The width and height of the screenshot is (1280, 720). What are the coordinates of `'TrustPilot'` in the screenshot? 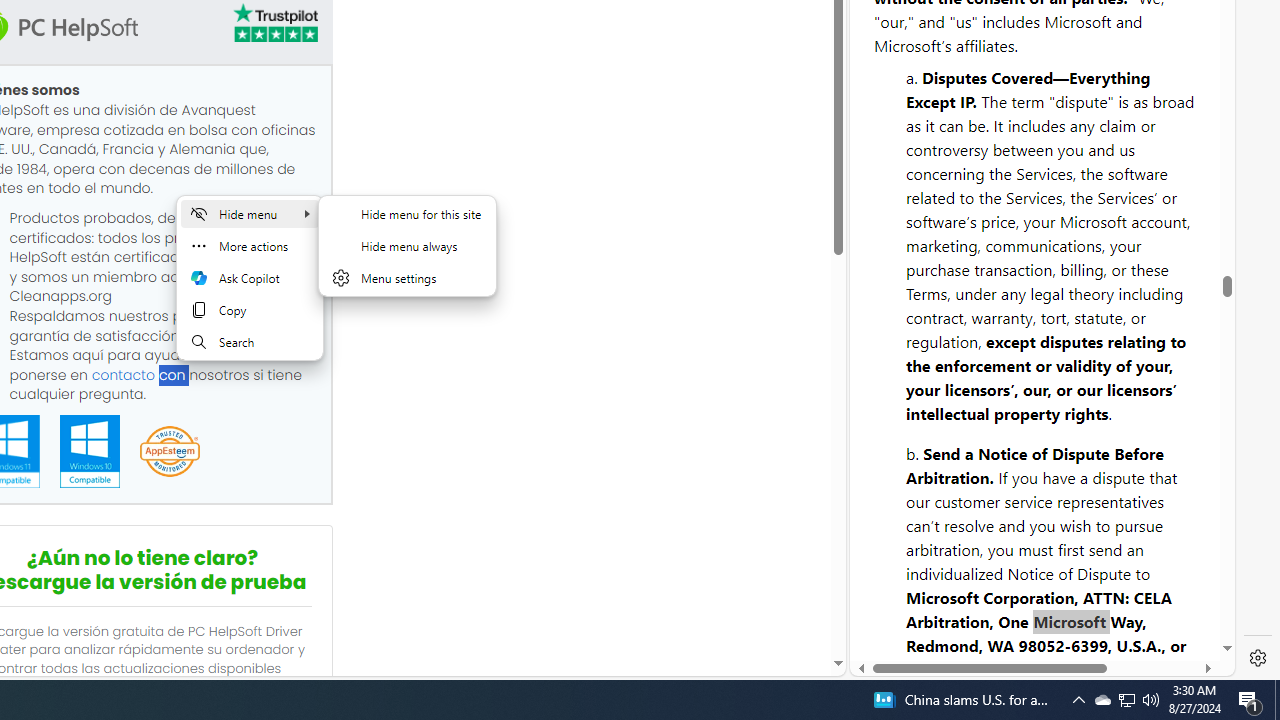 It's located at (273, 23).